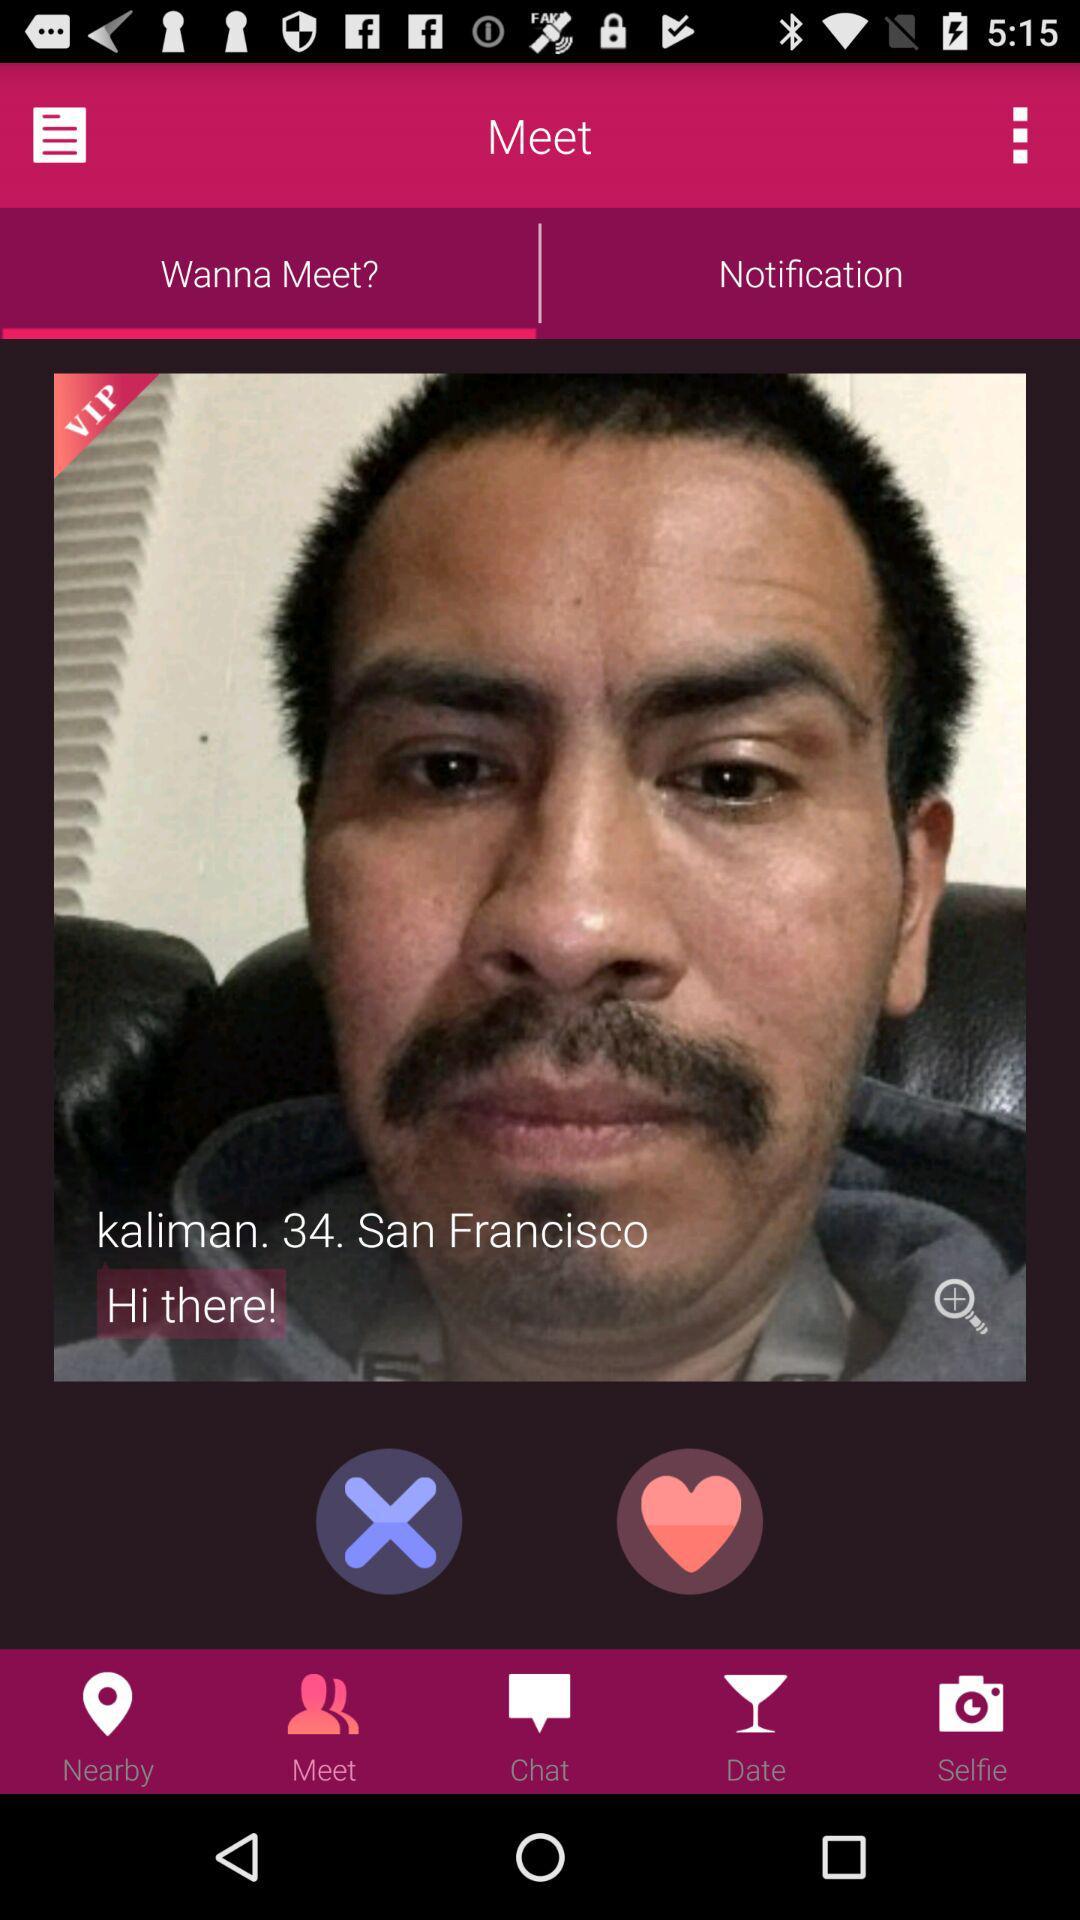  What do you see at coordinates (389, 1629) in the screenshot?
I see `the close icon` at bounding box center [389, 1629].